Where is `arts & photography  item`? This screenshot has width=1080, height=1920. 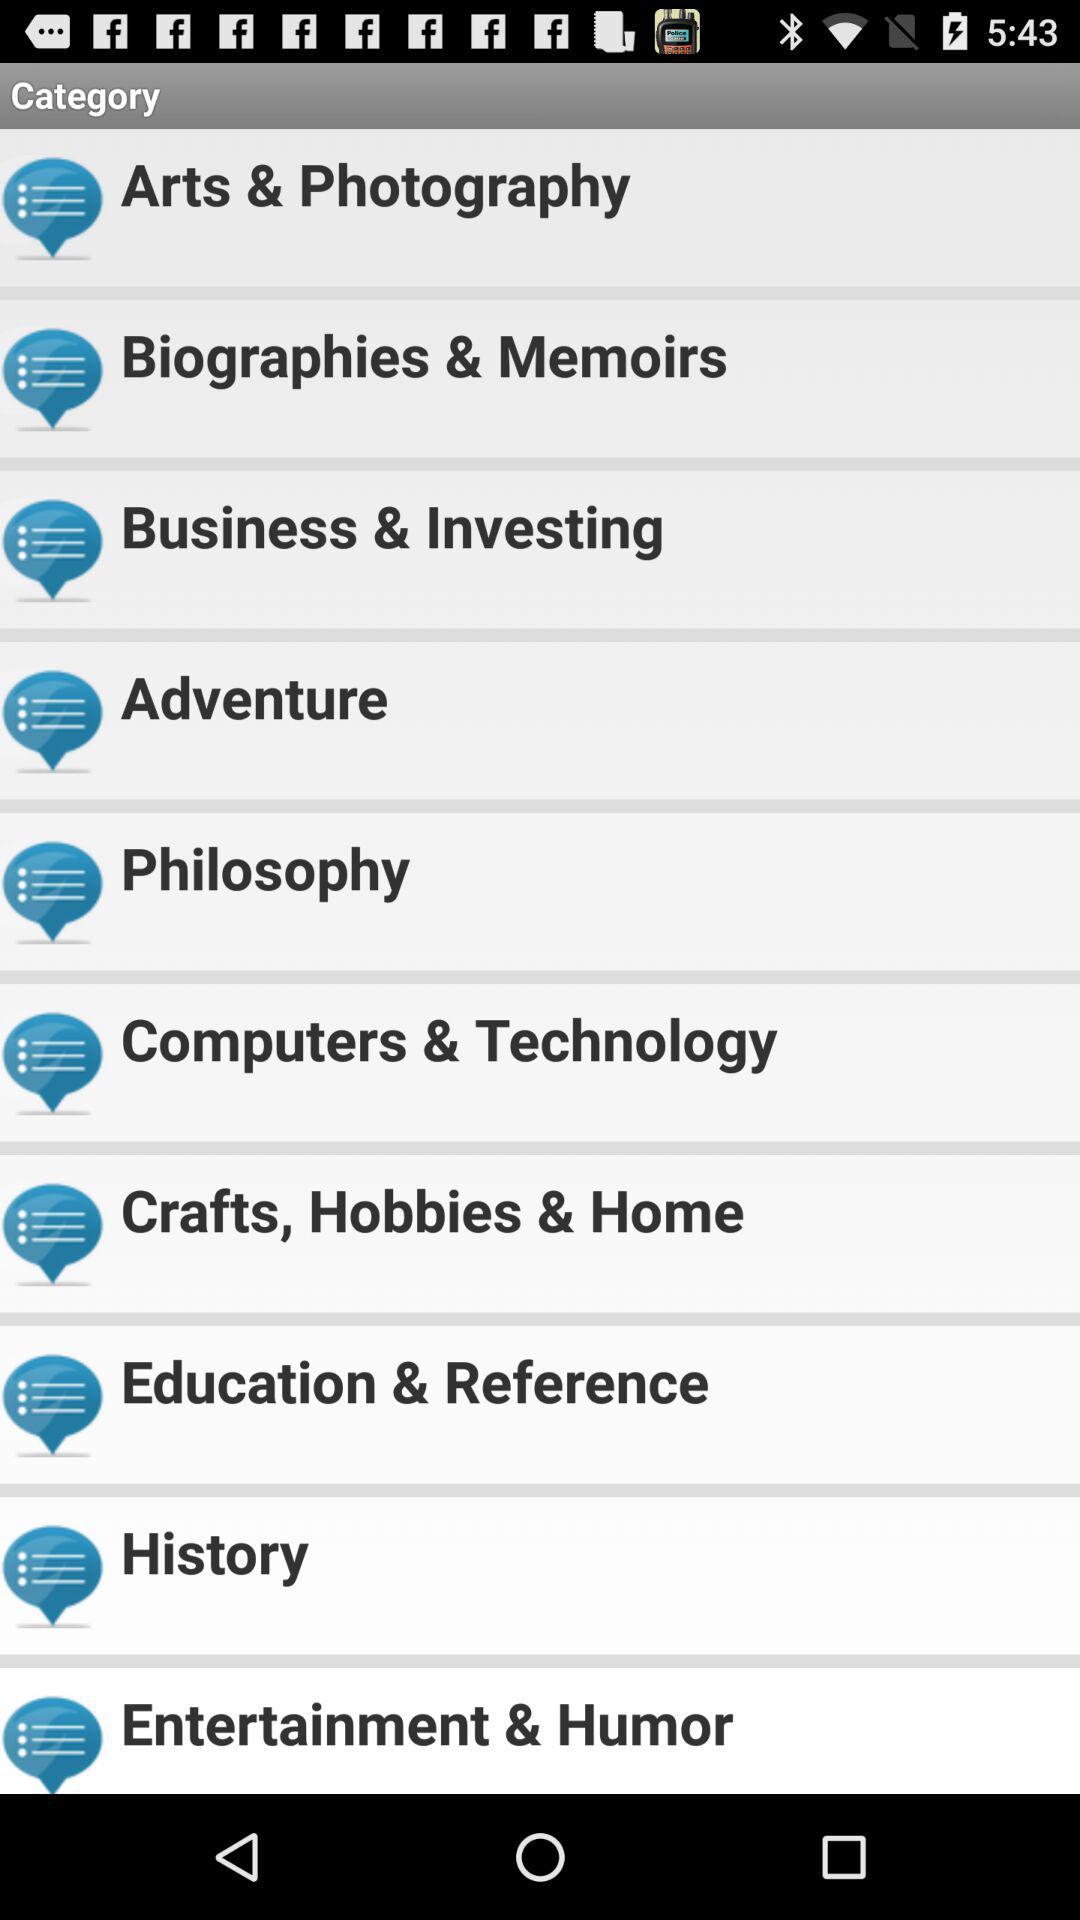 arts & photography  item is located at coordinates (591, 175).